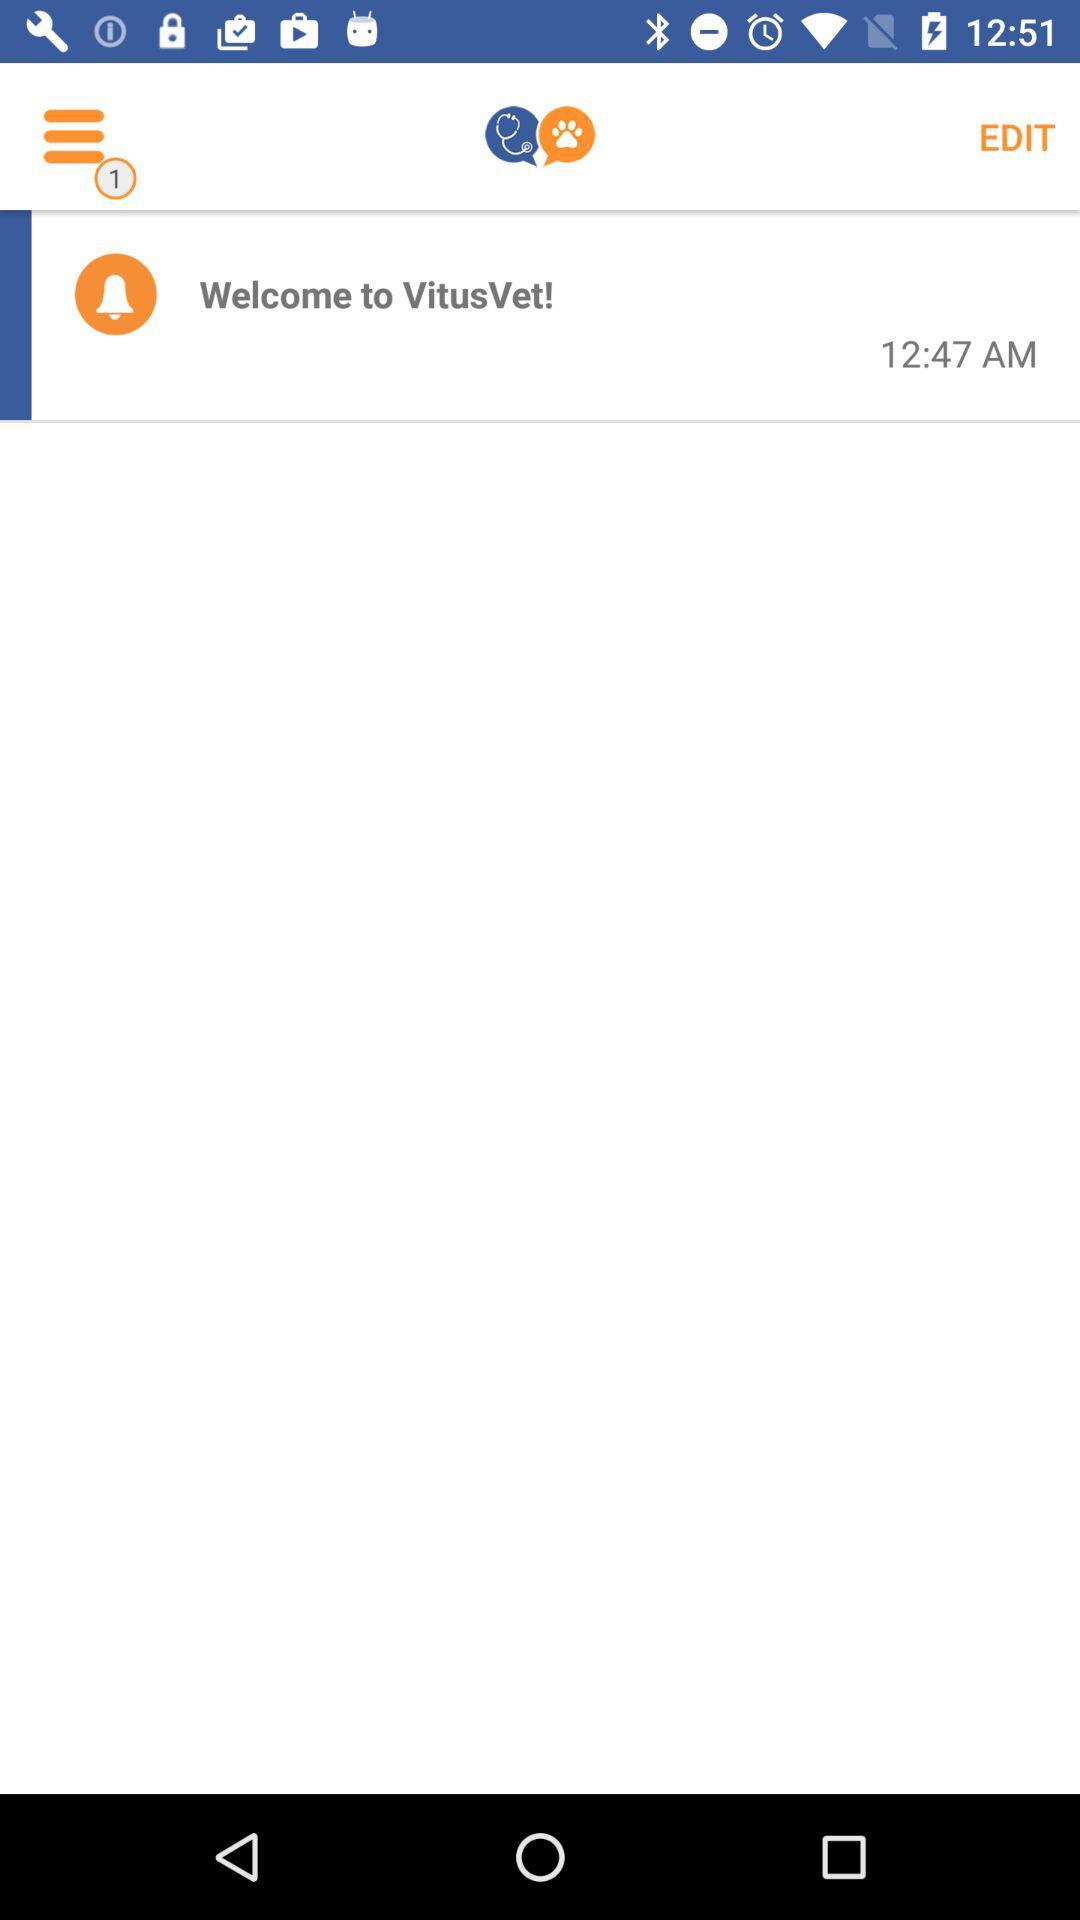 The image size is (1080, 1920). What do you see at coordinates (957, 353) in the screenshot?
I see `the icon to the right of the welcome to vitusvet!` at bounding box center [957, 353].